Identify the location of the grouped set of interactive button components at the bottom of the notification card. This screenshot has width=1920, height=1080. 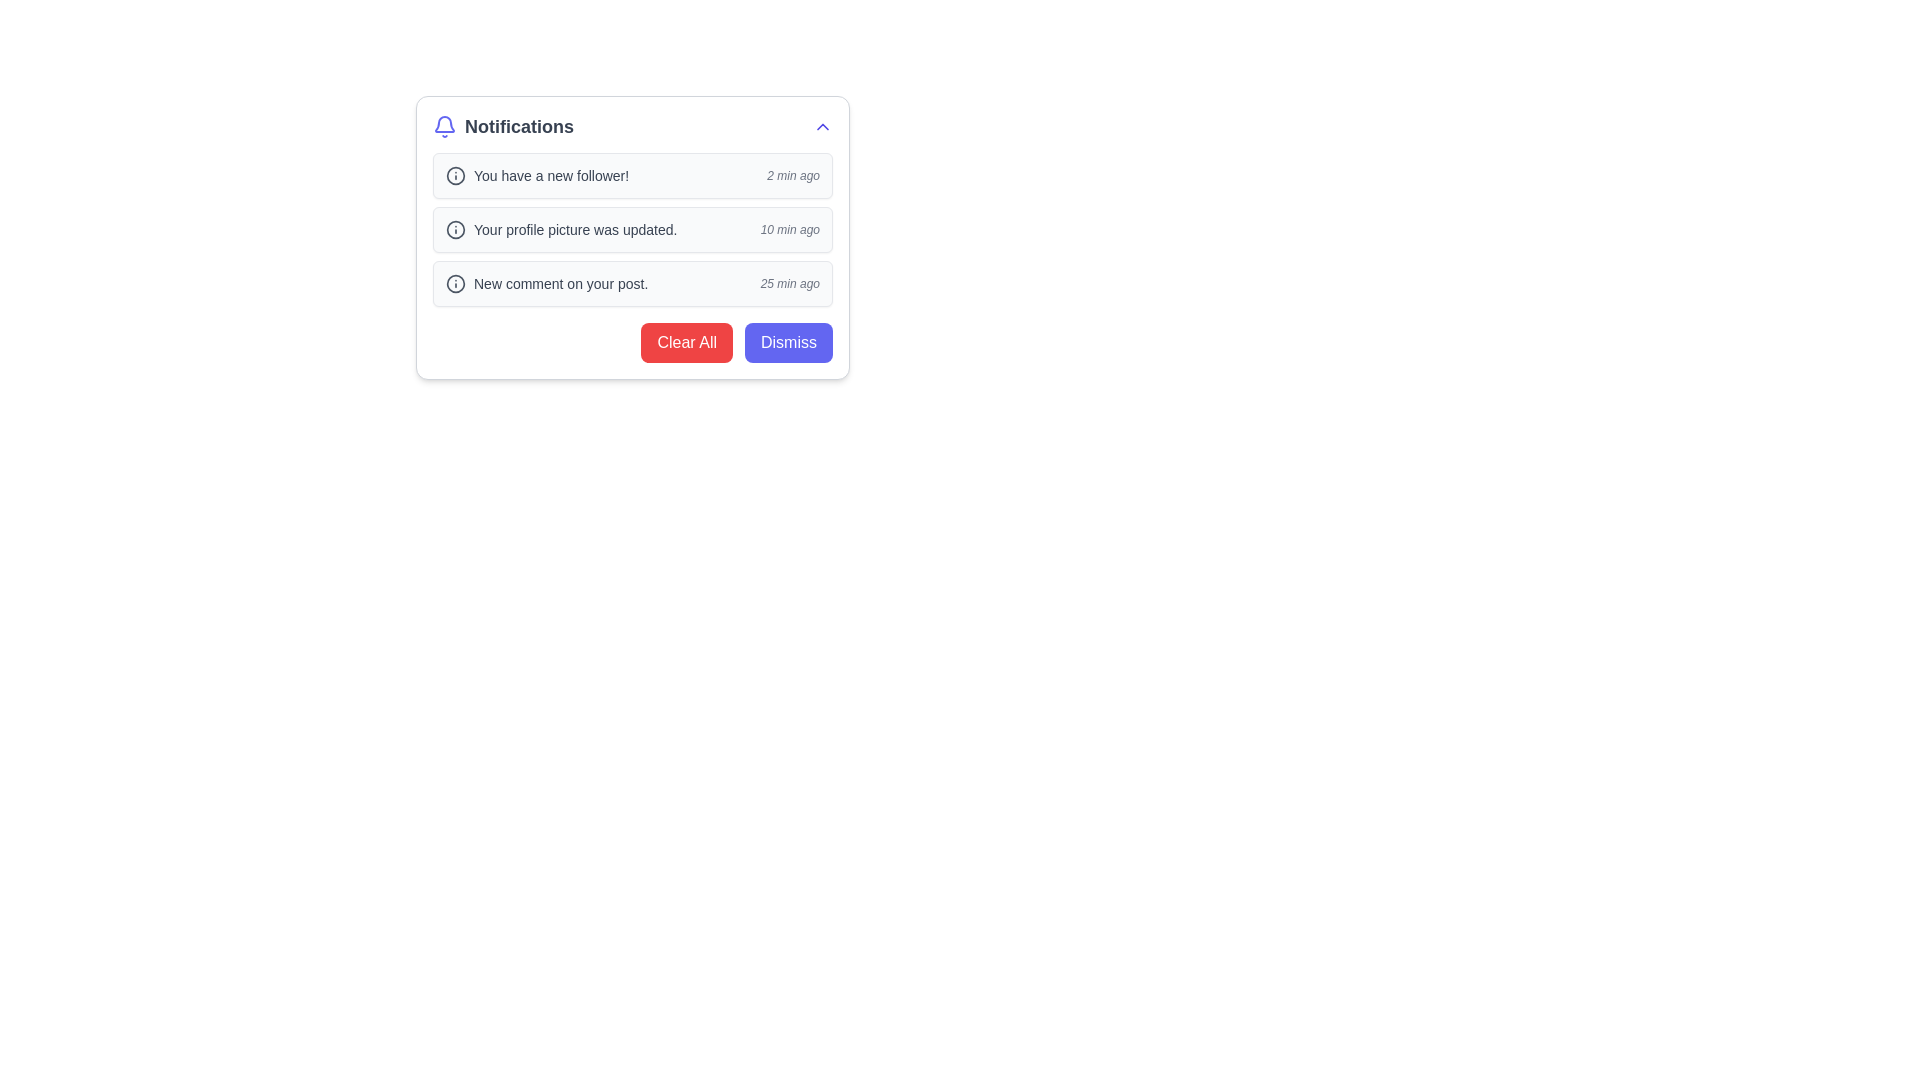
(632, 334).